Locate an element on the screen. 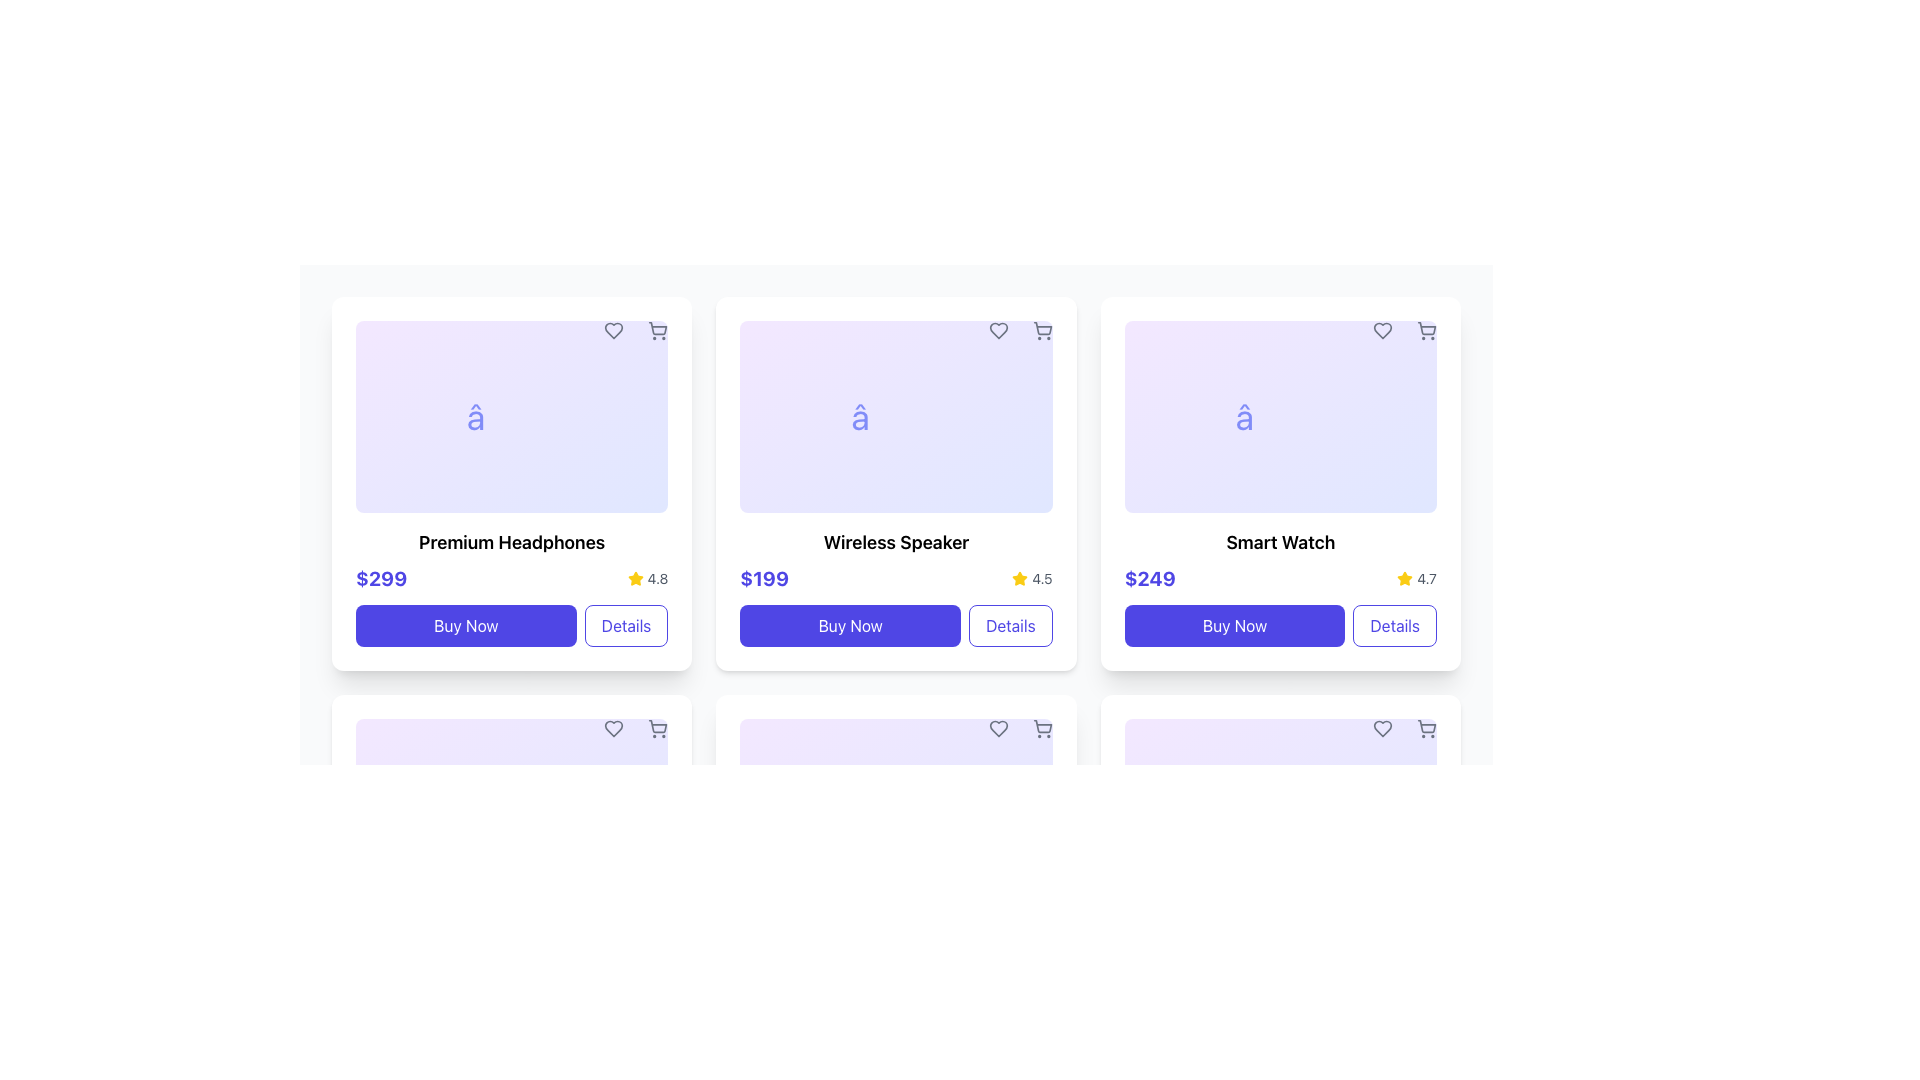 The image size is (1920, 1080). the heart icon in the top-right corner of the 'Smart Watch' product card, which serves as a favorite or 'like' button is located at coordinates (1381, 729).